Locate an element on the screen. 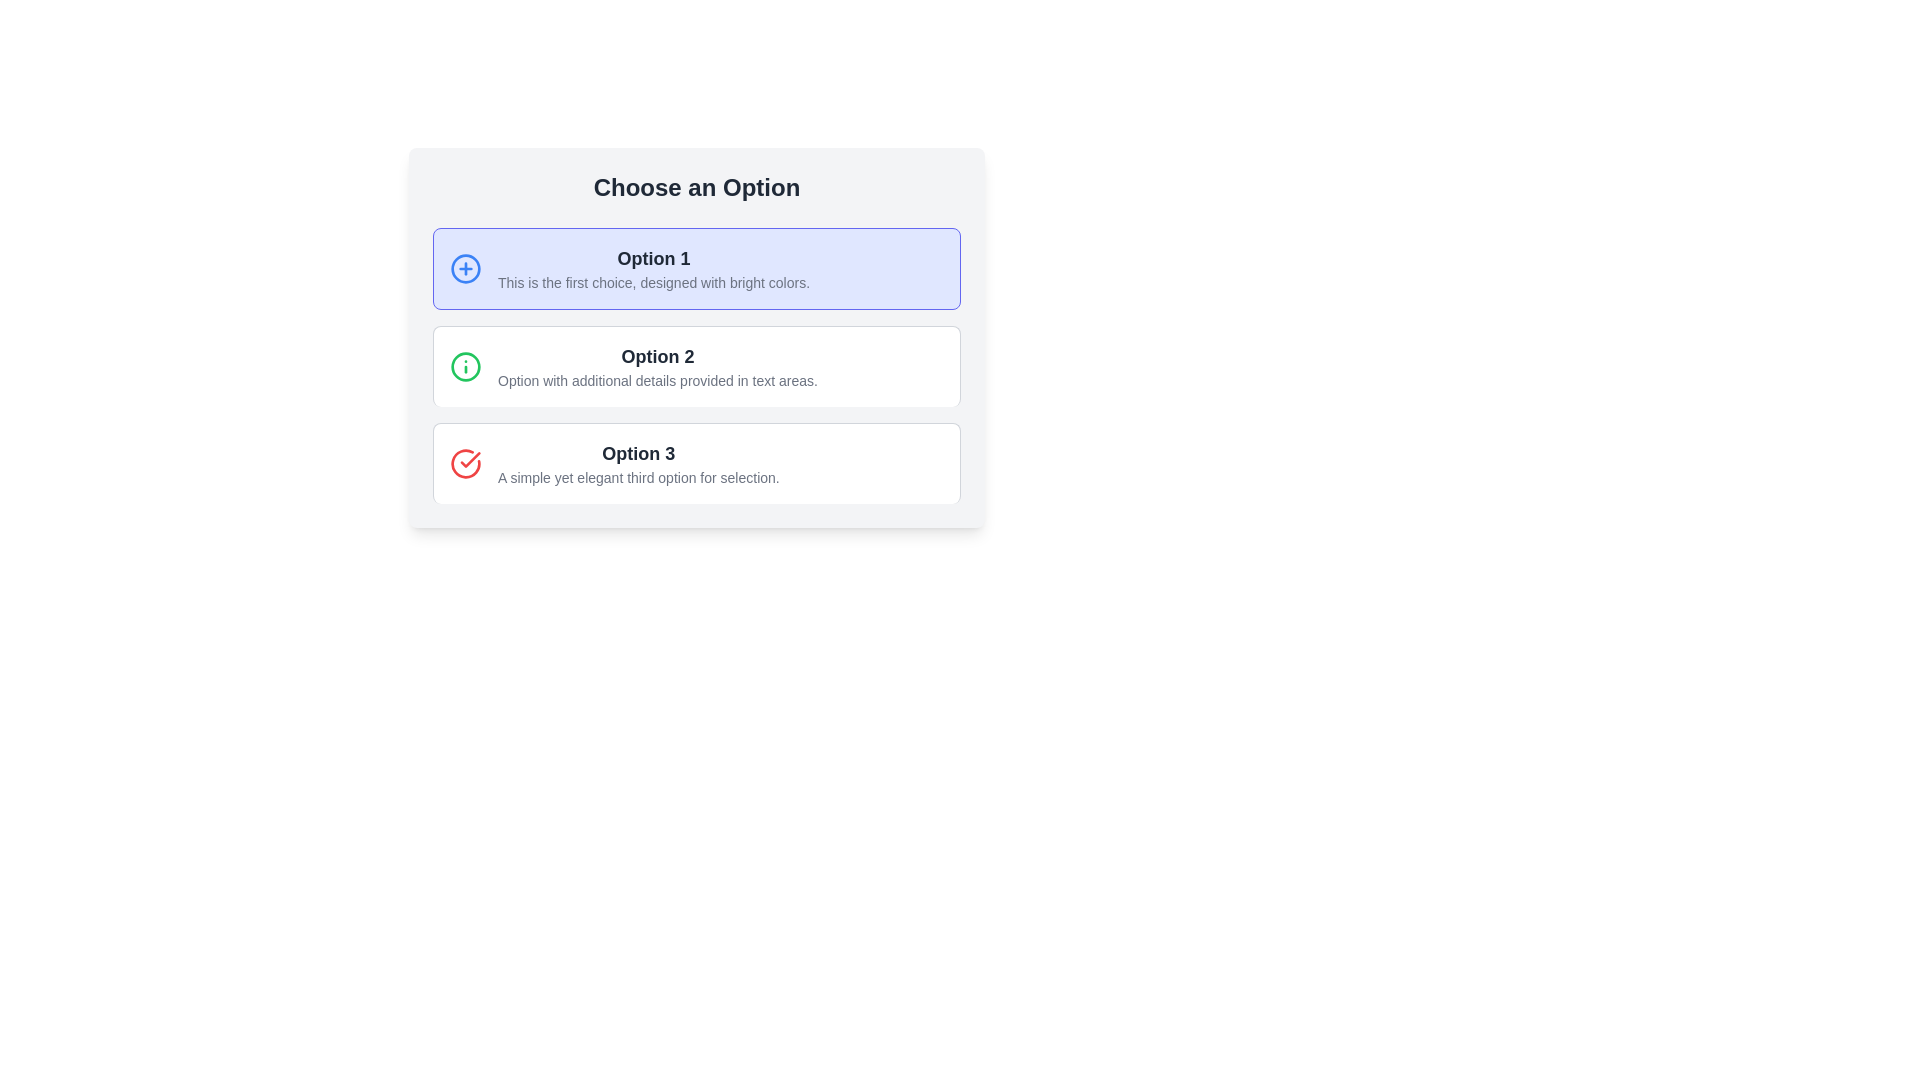 This screenshot has height=1080, width=1920. the text label displaying 'Option with additional details provided in text areas.' which is located below the heading 'Option 2' is located at coordinates (657, 381).